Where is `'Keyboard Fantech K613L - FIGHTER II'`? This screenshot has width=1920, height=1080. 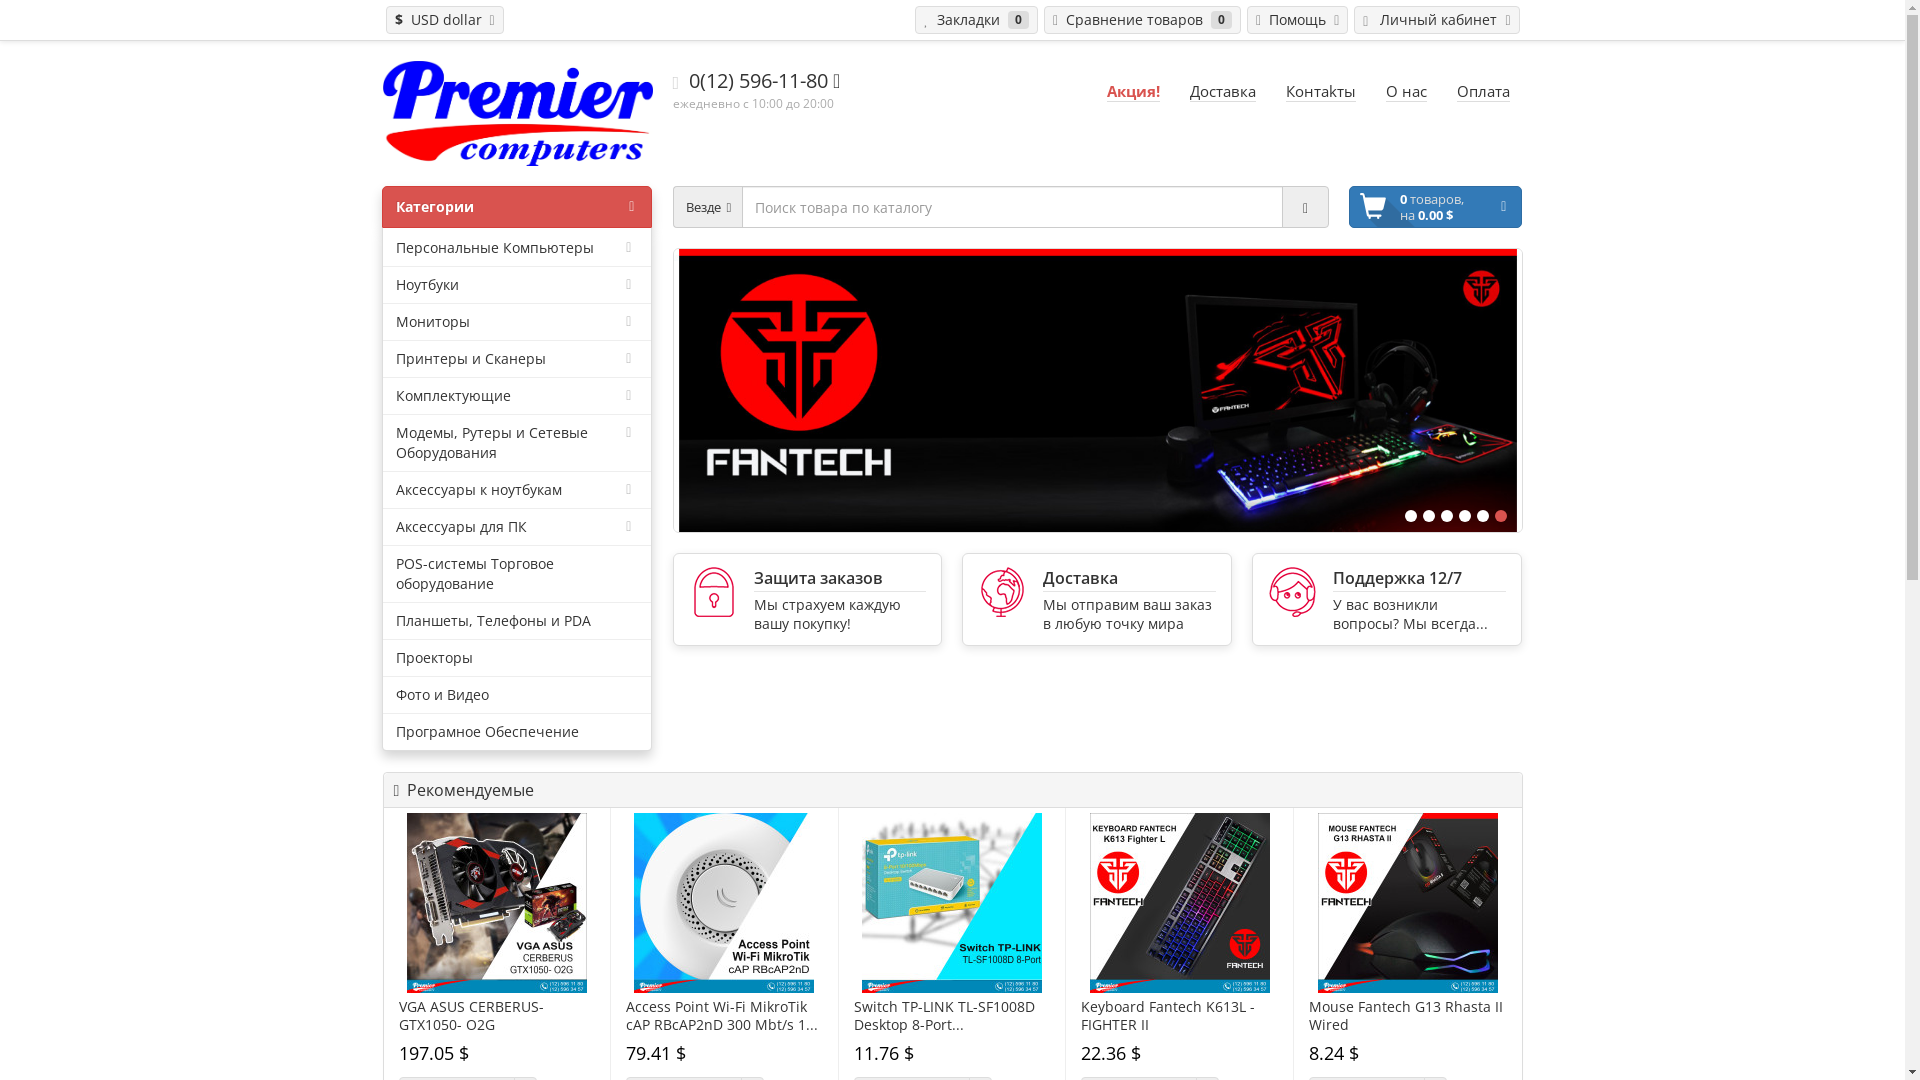
'Keyboard Fantech K613L - FIGHTER II' is located at coordinates (1180, 902).